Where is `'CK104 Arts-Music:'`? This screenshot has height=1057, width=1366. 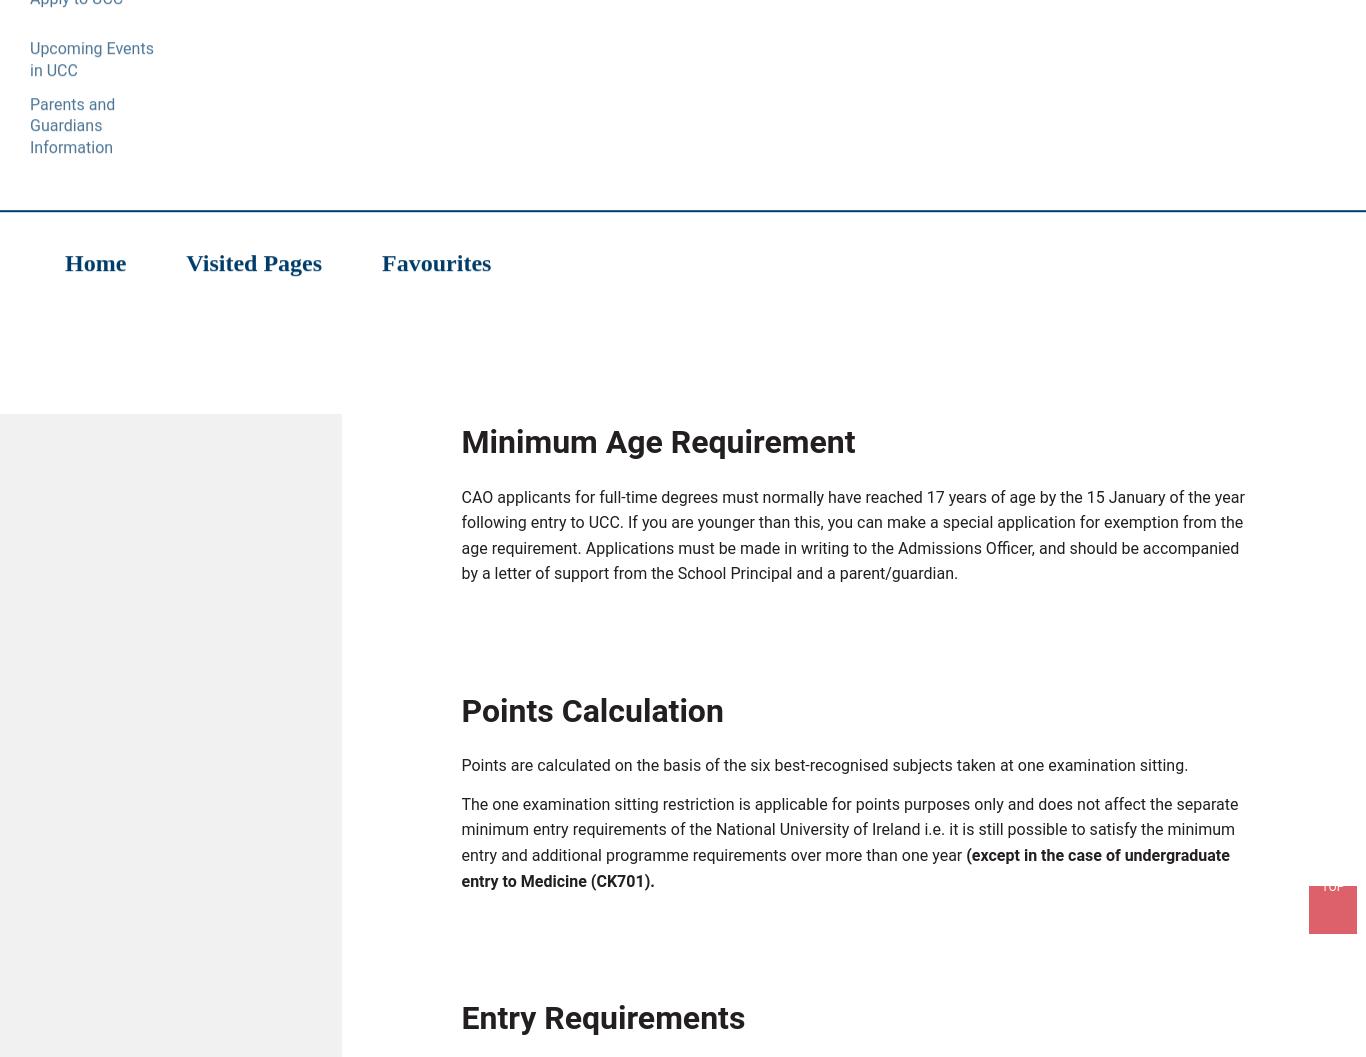 'CK104 Arts-Music:' is located at coordinates (567, 206).